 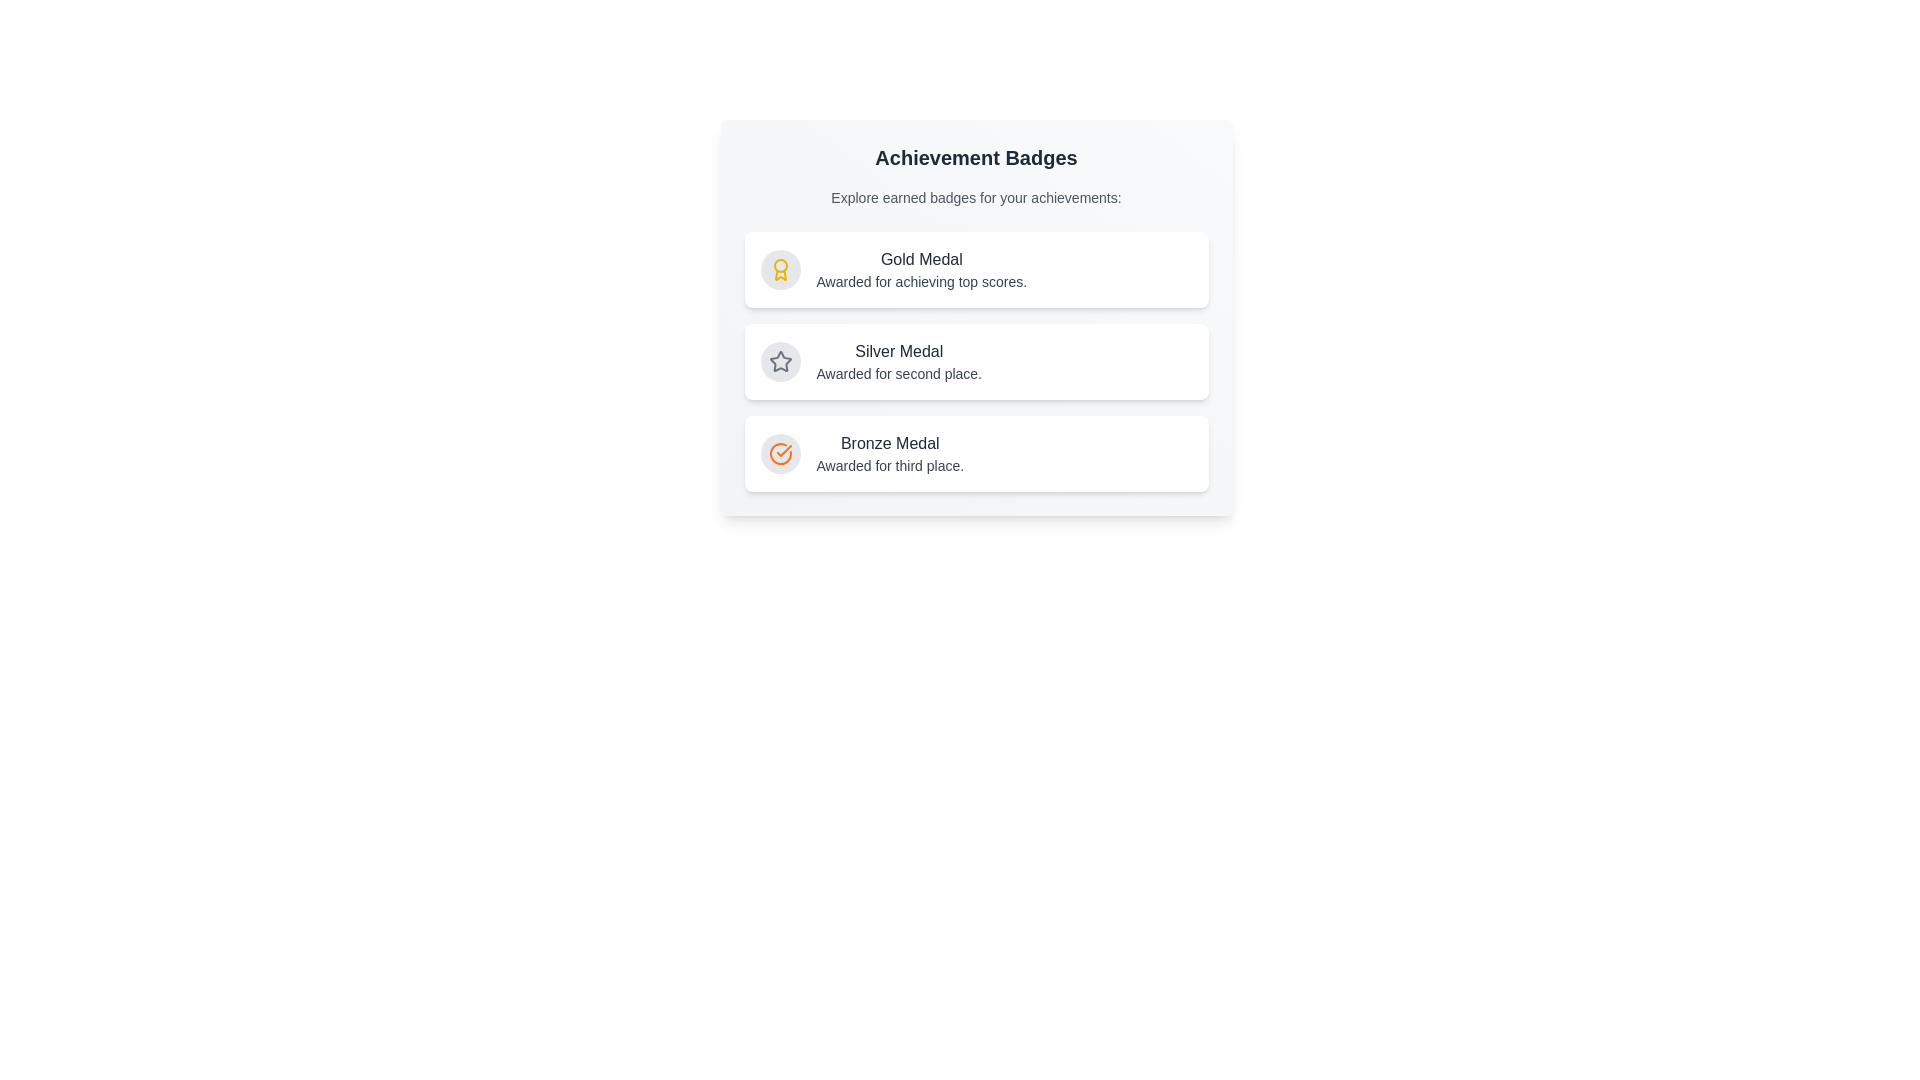 I want to click on the Header element labeled 'Gold Medal' with the description 'Awarded for achieving top scores.', so click(x=920, y=270).